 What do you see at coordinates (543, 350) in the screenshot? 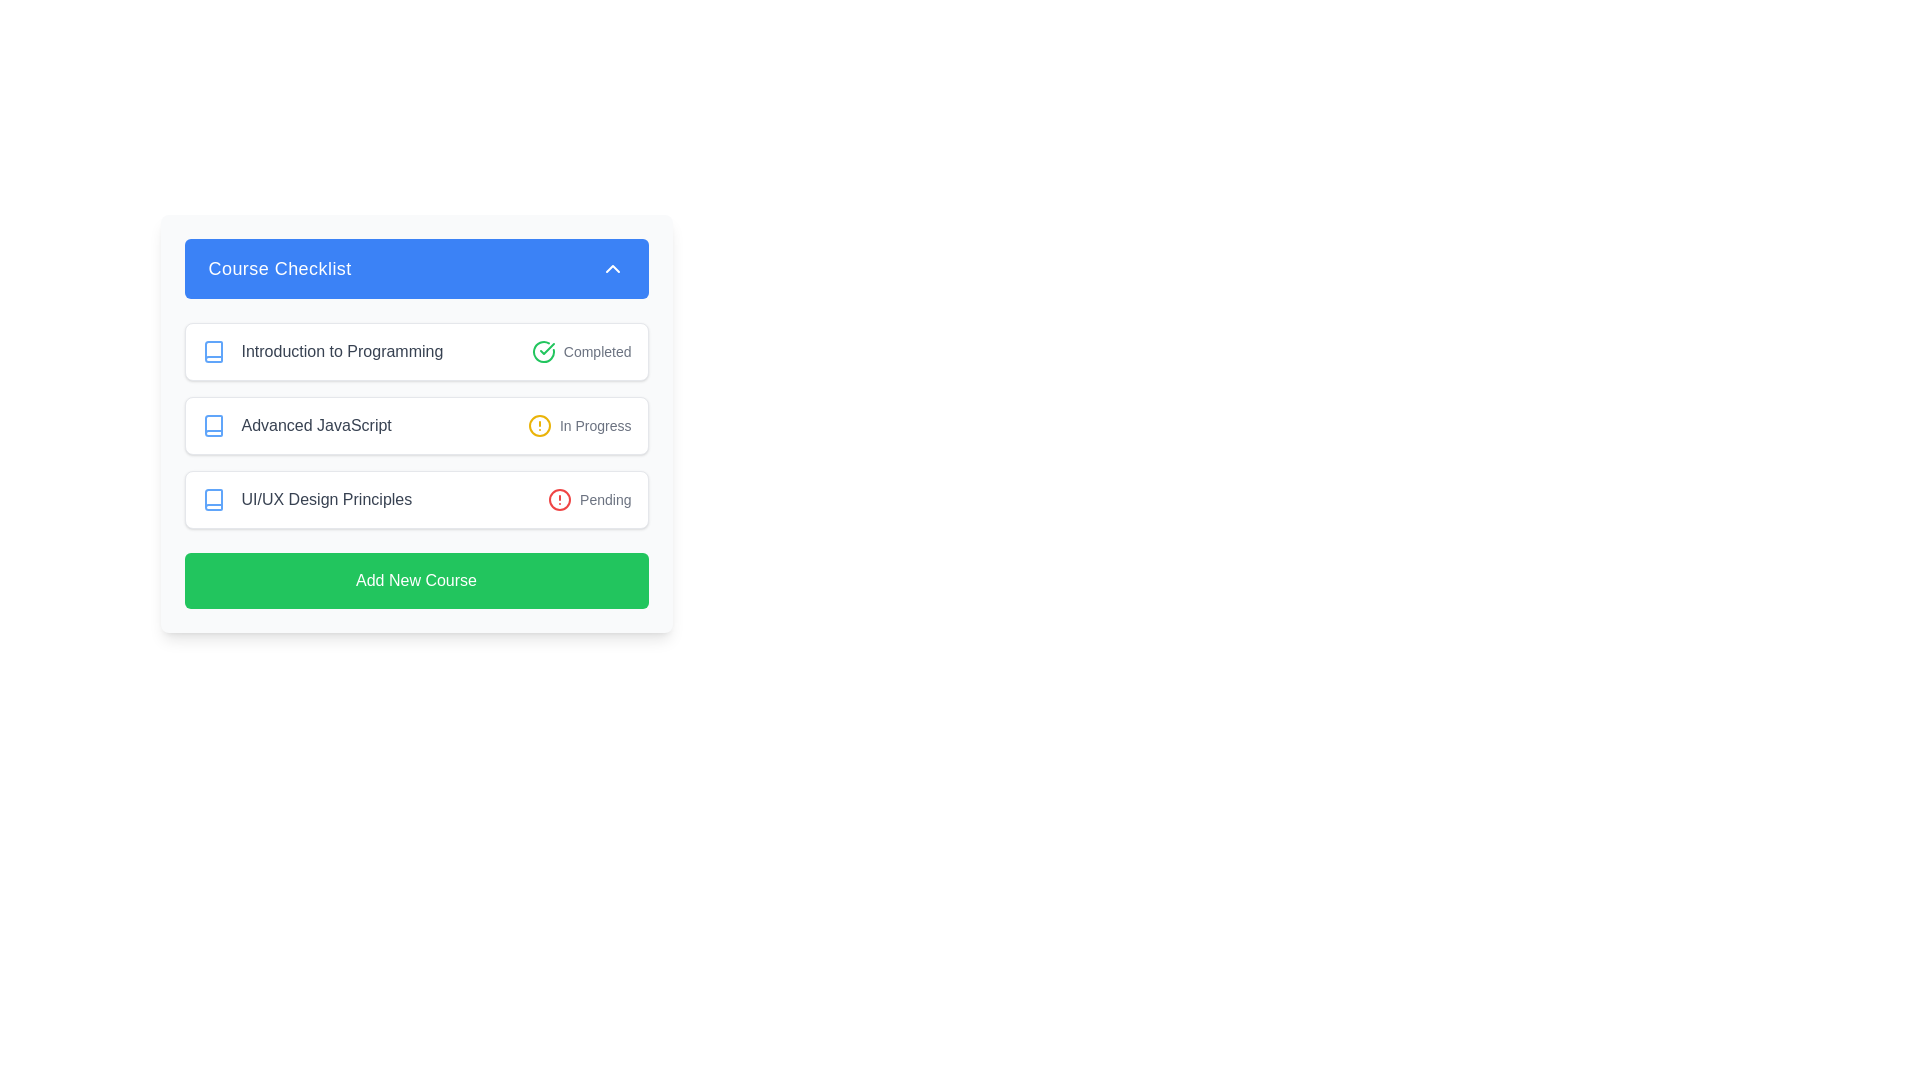
I see `the visual indicator icon for a completed item in the checklist, which is located in the first row adjacent to the text 'Completed' and aligned to the right of 'Introduction to Programming.'` at bounding box center [543, 350].